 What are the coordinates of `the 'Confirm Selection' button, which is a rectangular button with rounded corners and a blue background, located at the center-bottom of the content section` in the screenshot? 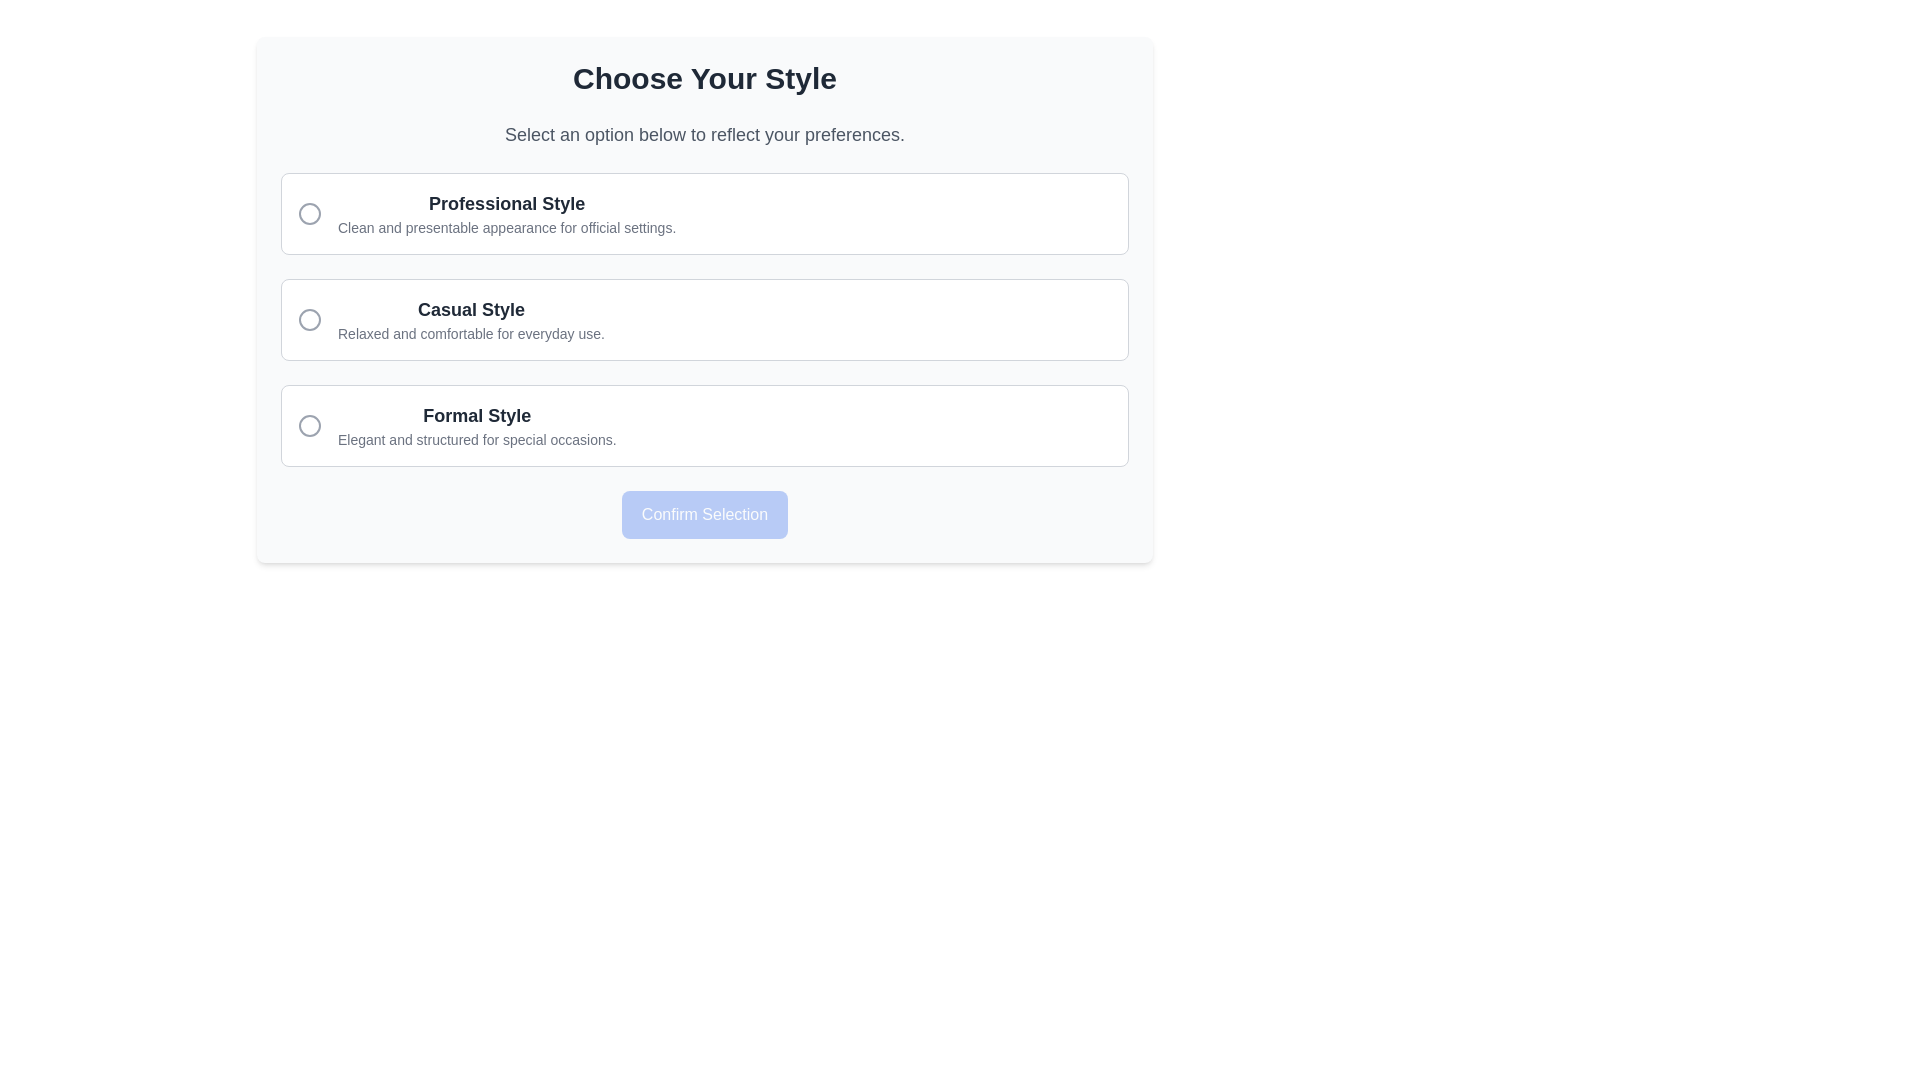 It's located at (705, 514).